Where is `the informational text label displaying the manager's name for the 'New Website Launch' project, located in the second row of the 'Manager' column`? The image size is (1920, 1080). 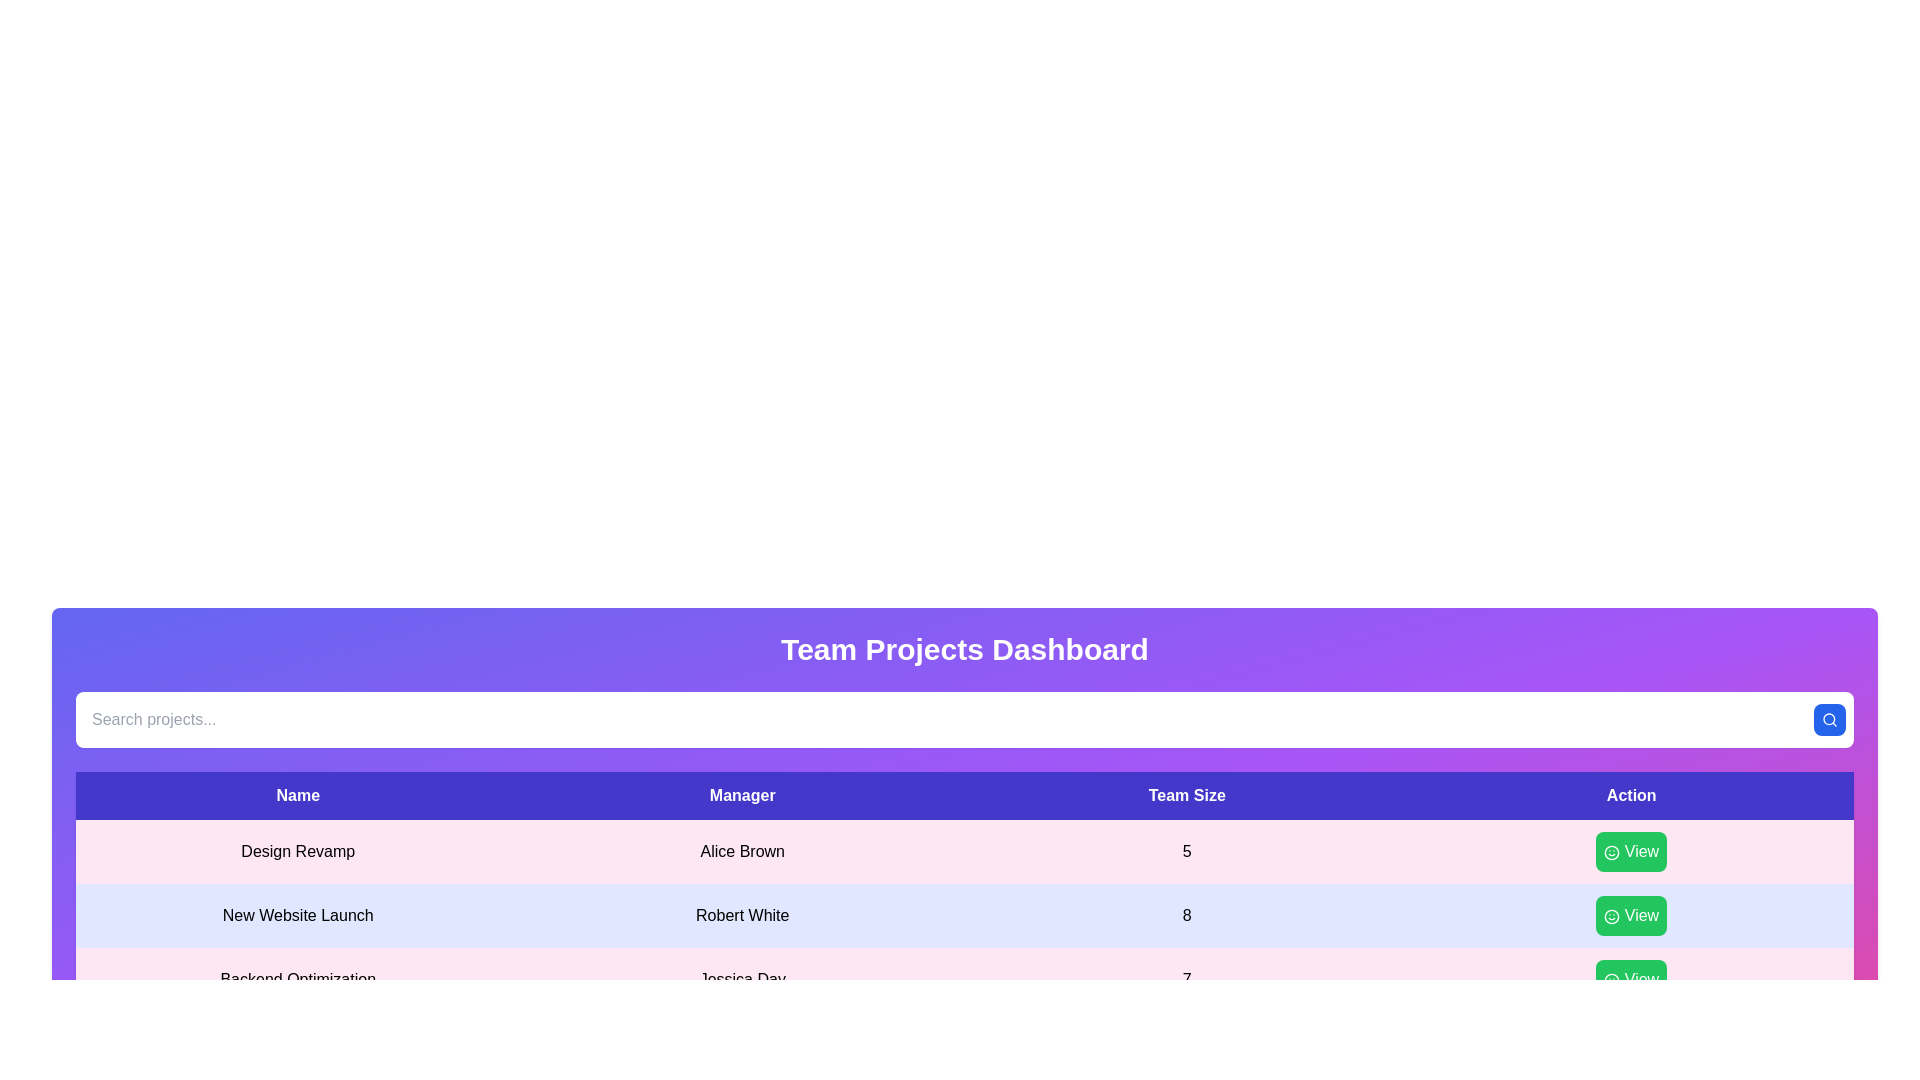
the informational text label displaying the manager's name for the 'New Website Launch' project, located in the second row of the 'Manager' column is located at coordinates (741, 915).